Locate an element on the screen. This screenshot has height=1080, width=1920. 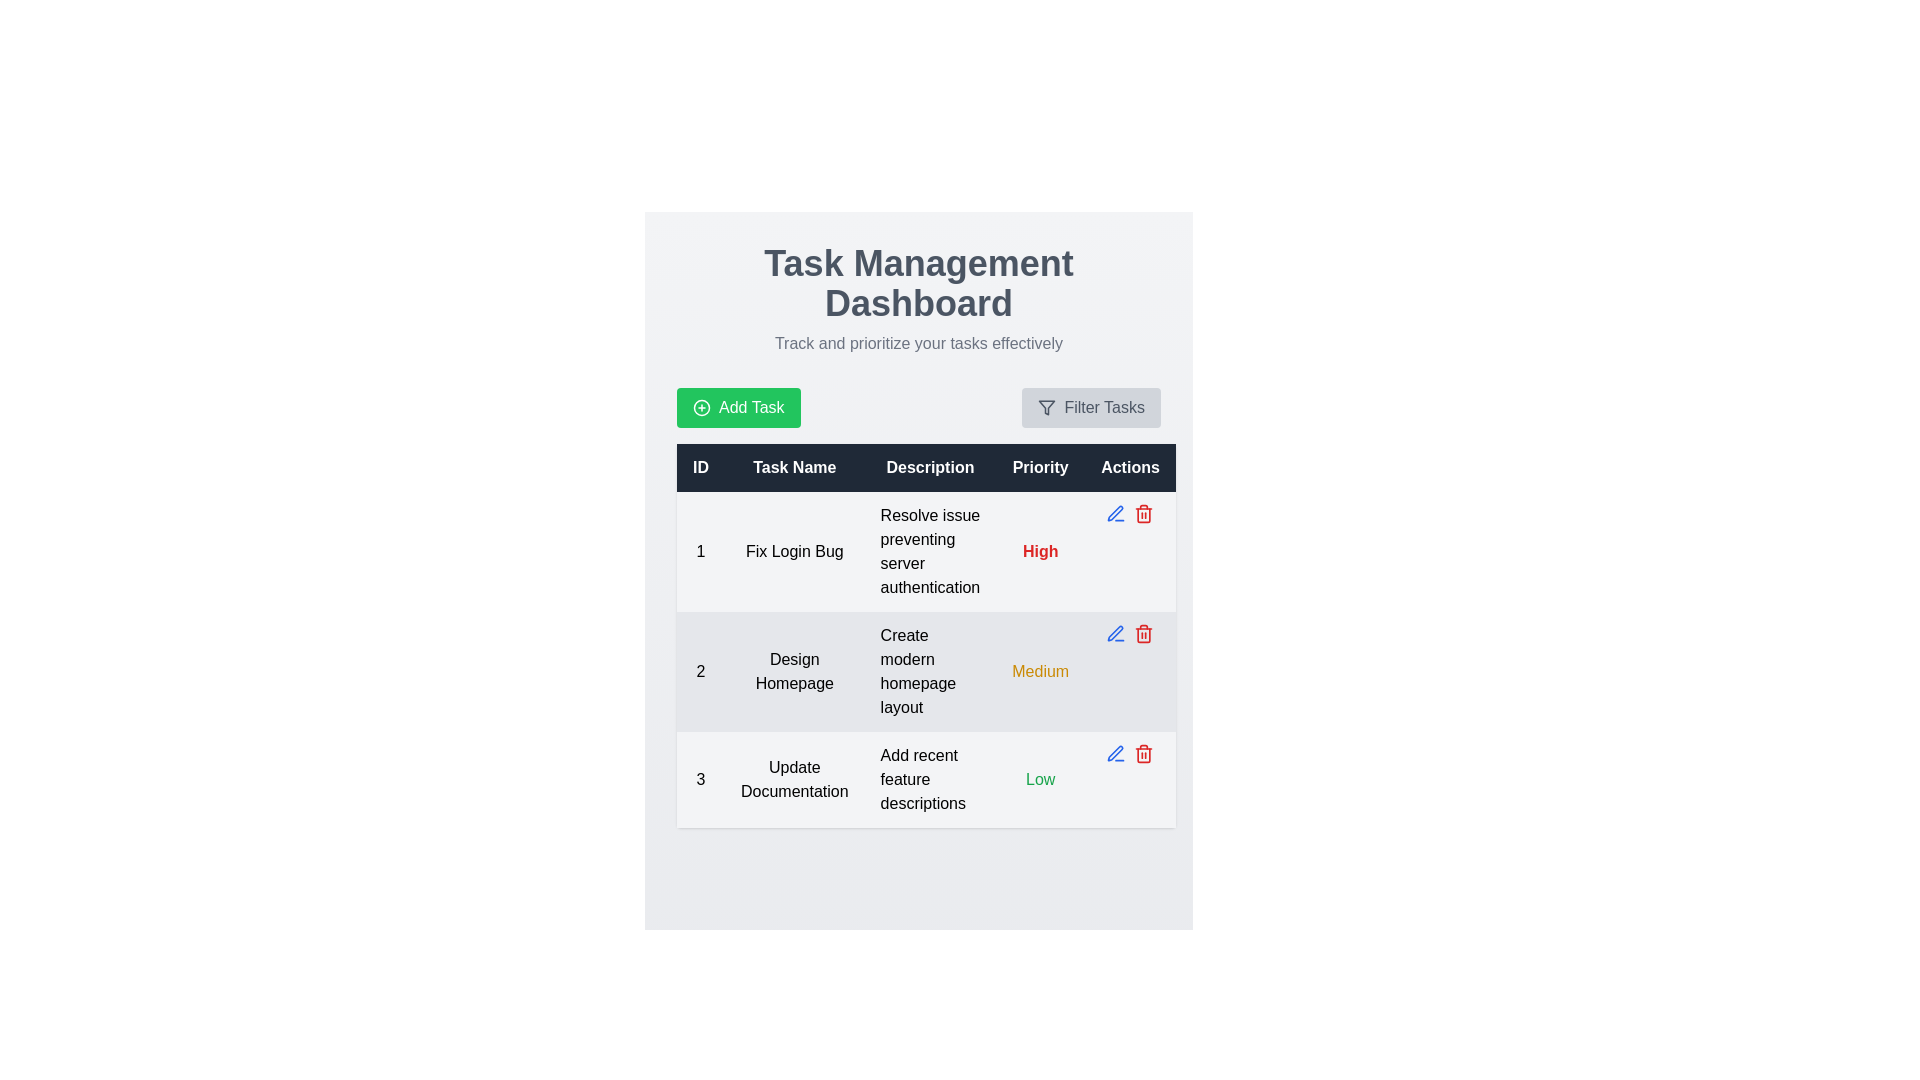
the red trash icon in the 'Actions' column of the task management table for the 'Design Homepage' task is located at coordinates (1144, 755).